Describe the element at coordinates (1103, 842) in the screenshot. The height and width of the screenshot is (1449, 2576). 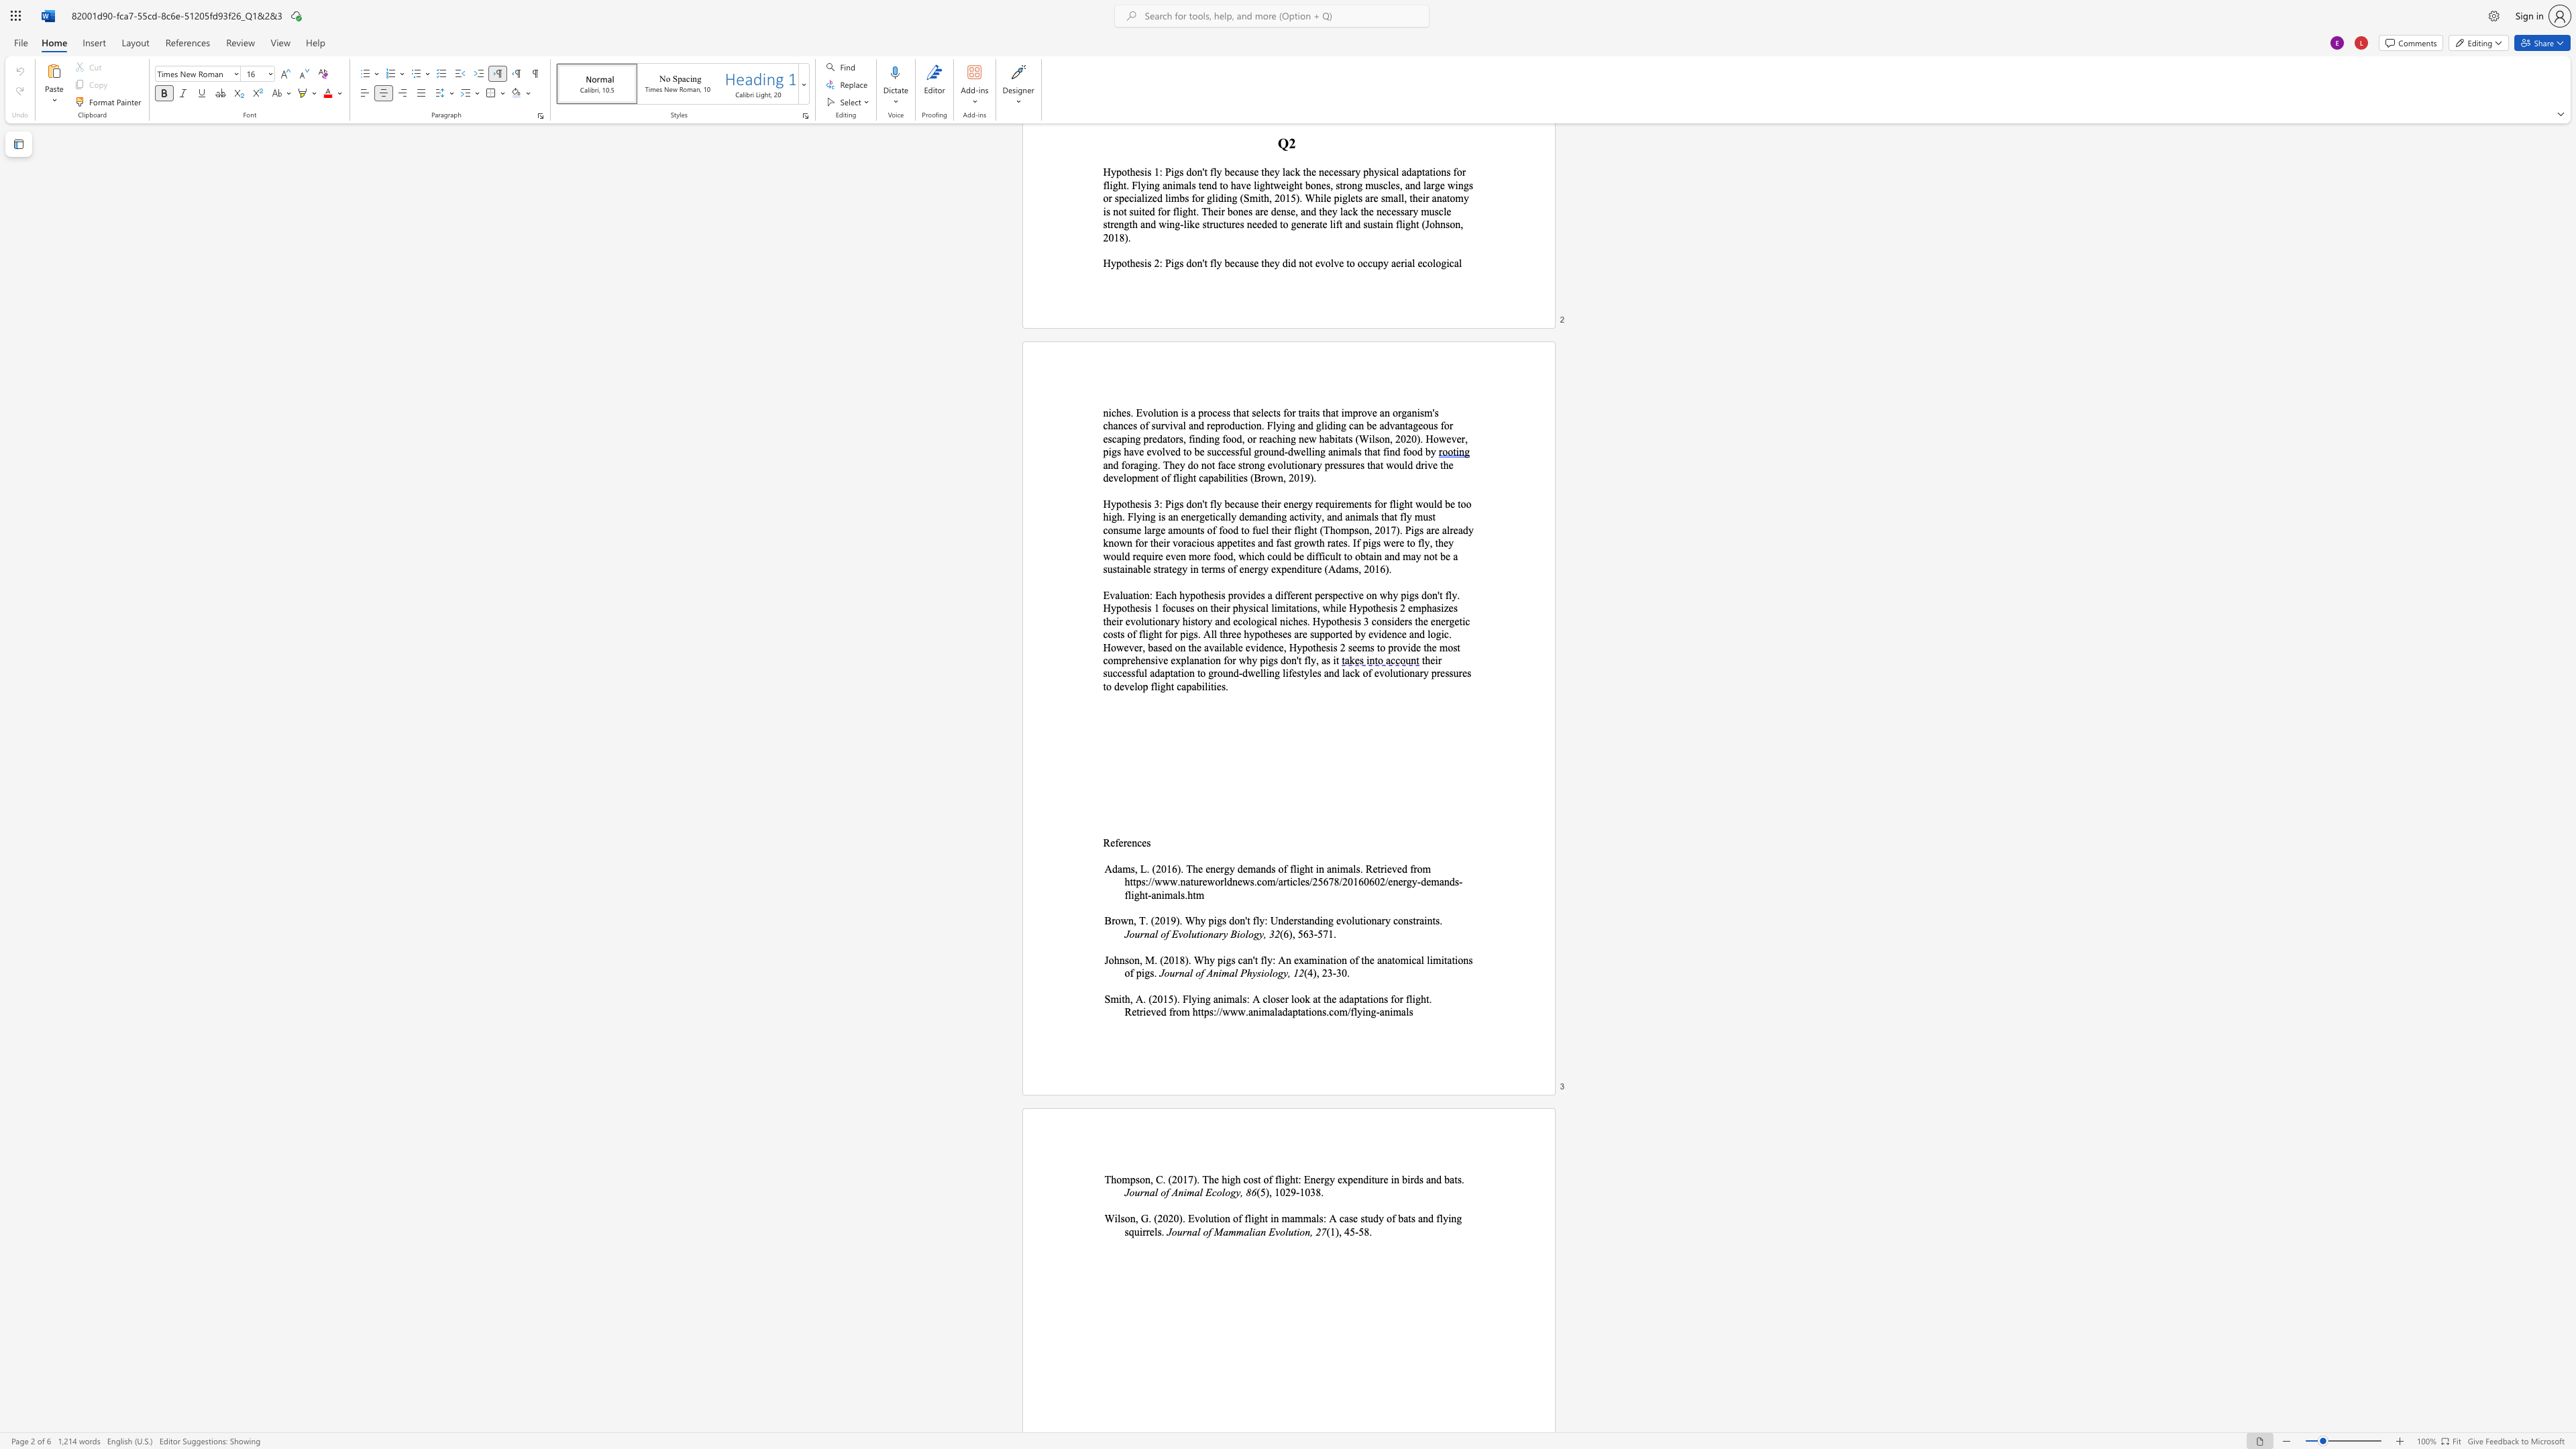
I see `the subset text "Reference" within the text "References"` at that location.